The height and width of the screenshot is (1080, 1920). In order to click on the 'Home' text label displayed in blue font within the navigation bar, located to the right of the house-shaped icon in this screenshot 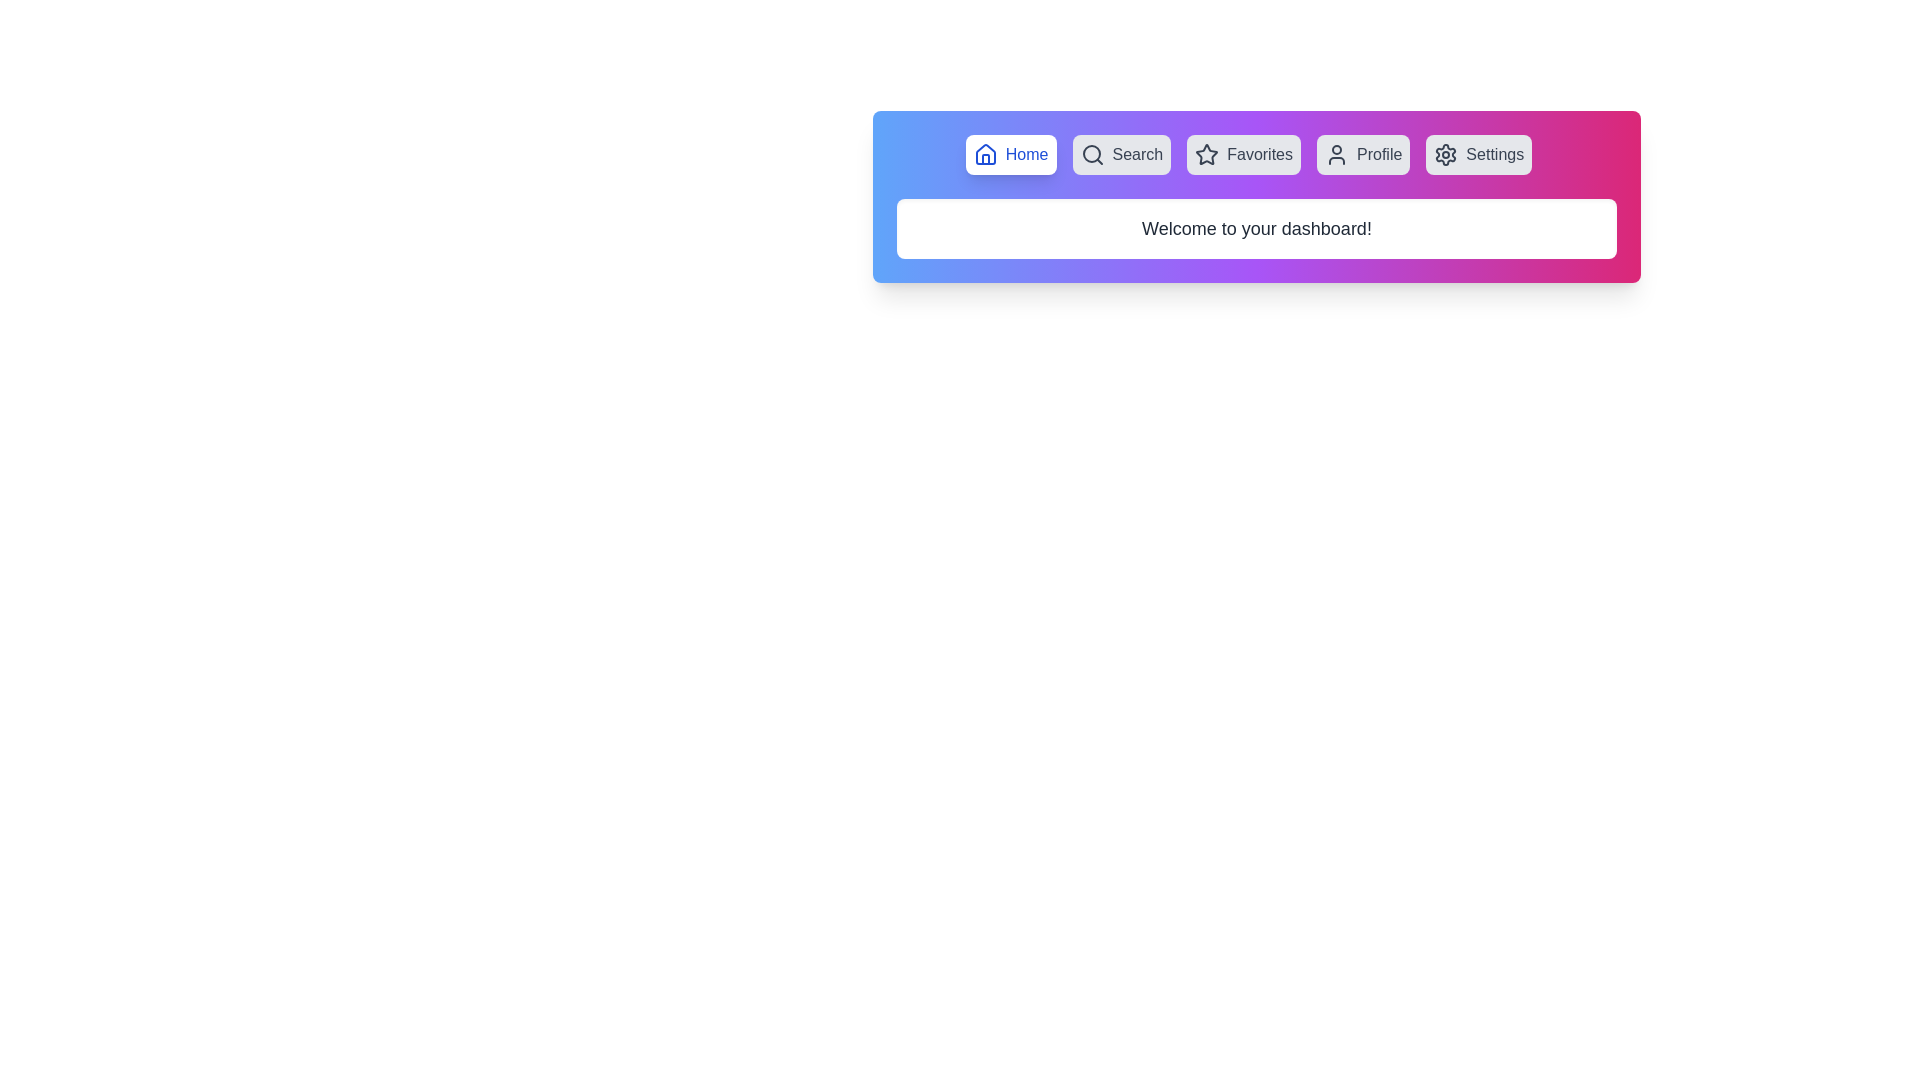, I will do `click(1027, 153)`.